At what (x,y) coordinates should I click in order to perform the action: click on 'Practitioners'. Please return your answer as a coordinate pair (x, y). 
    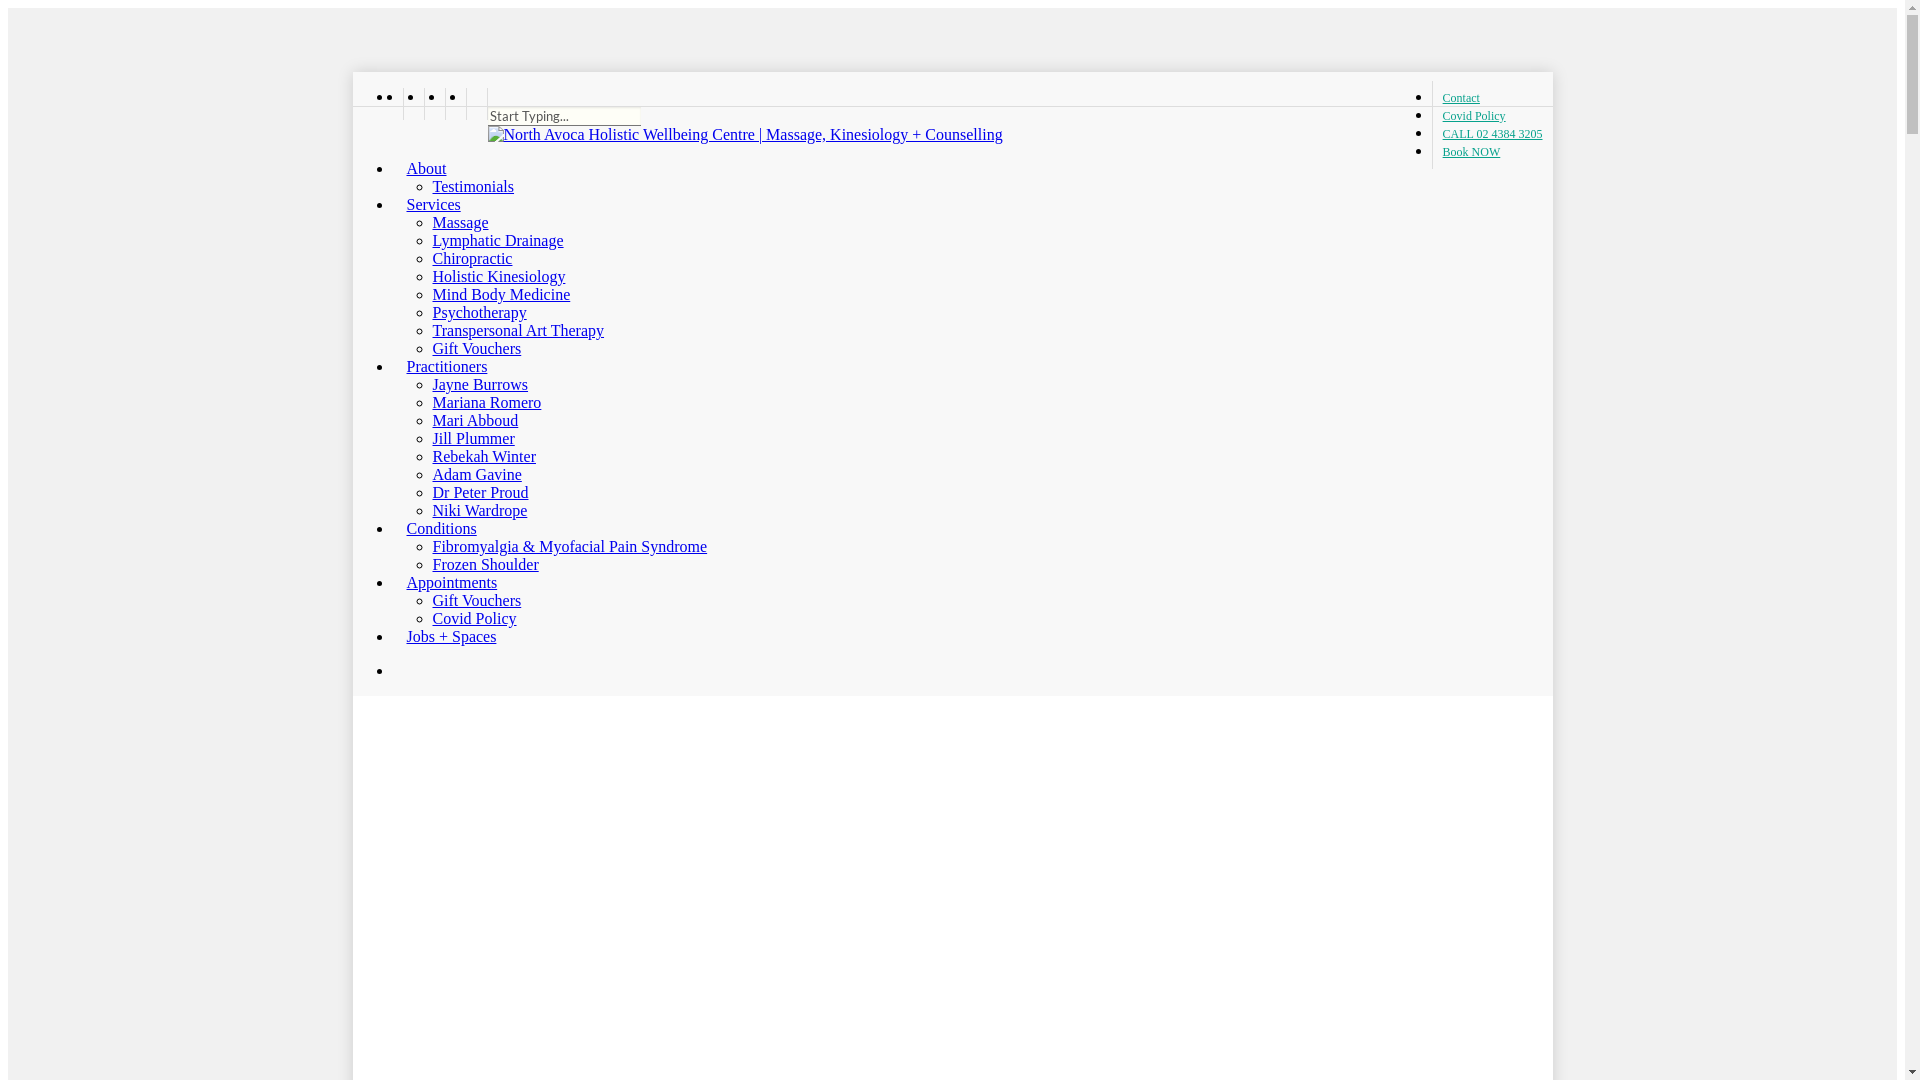
    Looking at the image, I should click on (438, 366).